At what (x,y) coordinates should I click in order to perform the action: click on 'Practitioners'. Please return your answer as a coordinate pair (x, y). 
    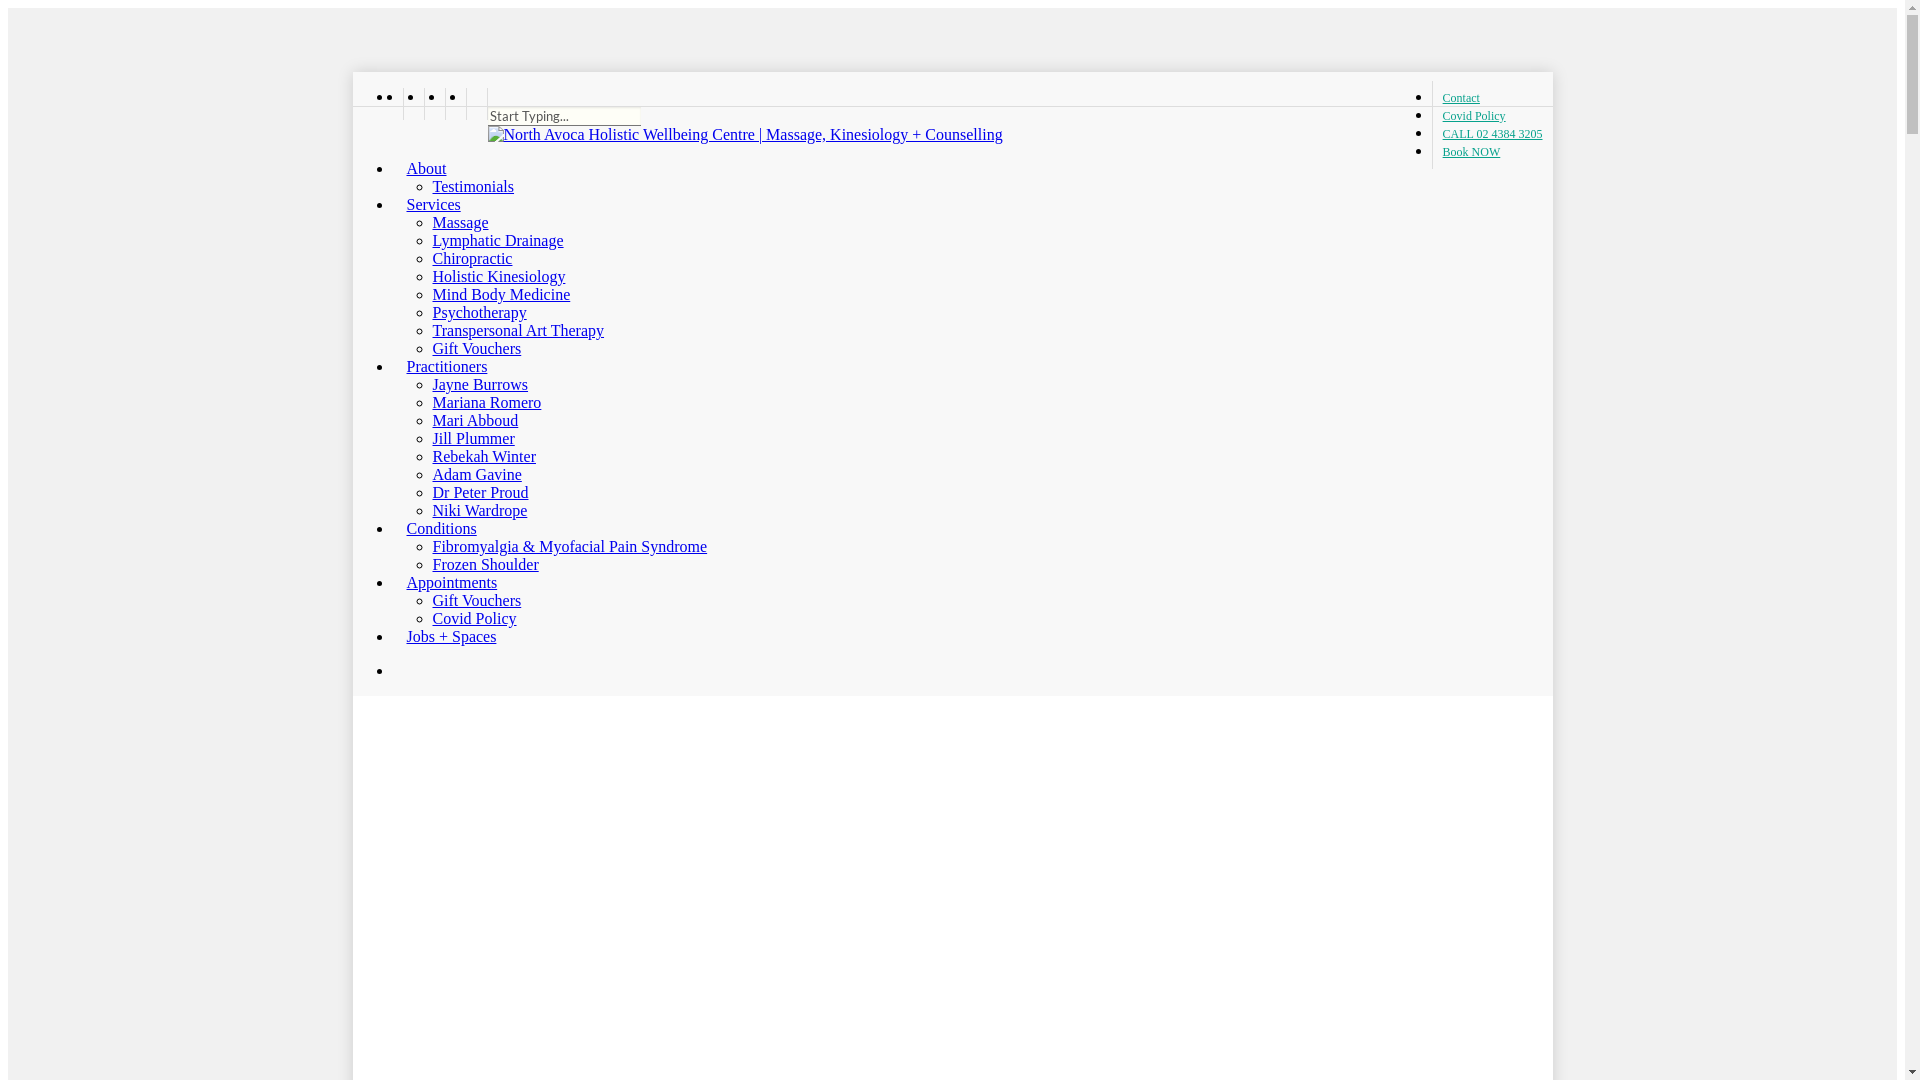
    Looking at the image, I should click on (438, 366).